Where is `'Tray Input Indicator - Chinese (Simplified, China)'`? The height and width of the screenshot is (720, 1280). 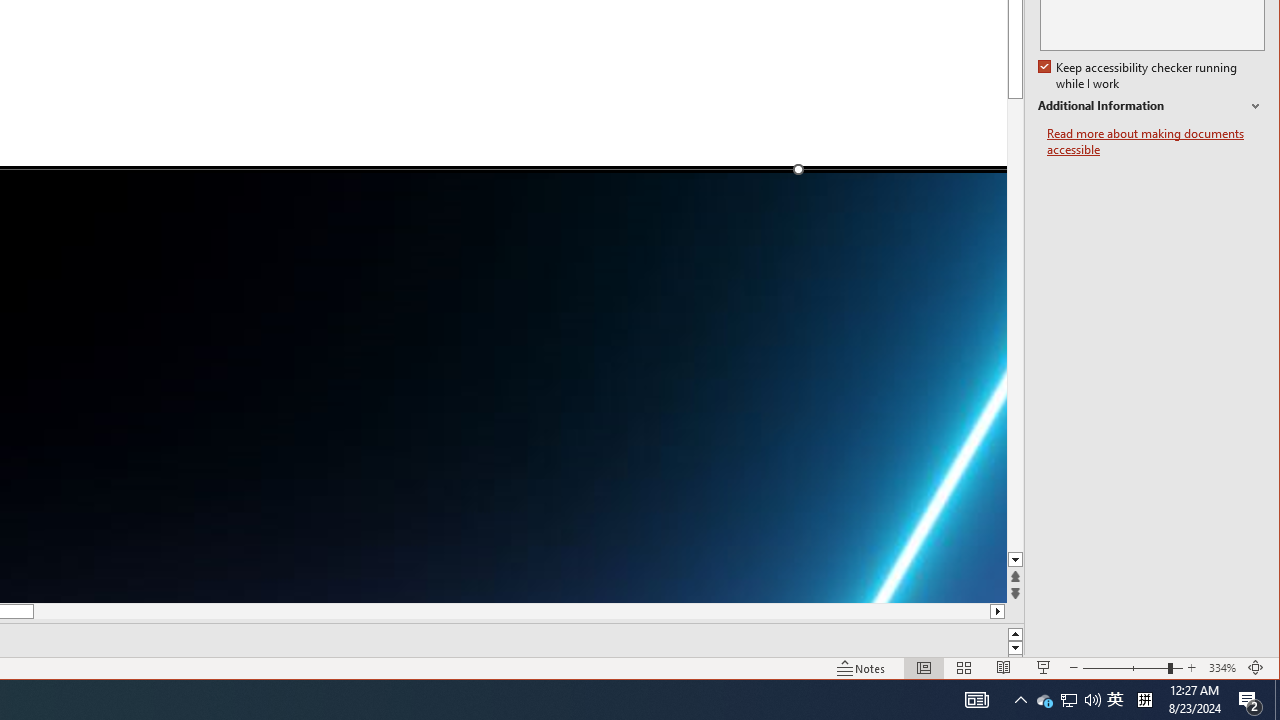 'Tray Input Indicator - Chinese (Simplified, China)' is located at coordinates (1092, 698).